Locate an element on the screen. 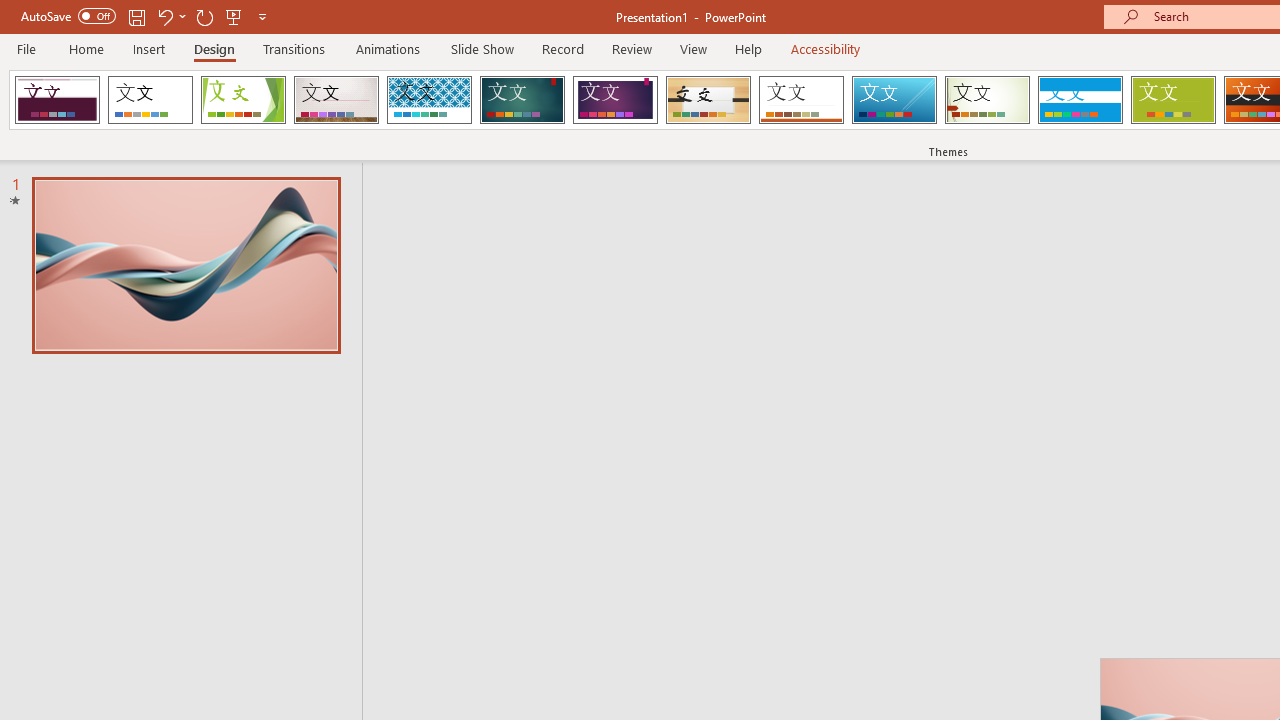 The image size is (1280, 720). 'Slice' is located at coordinates (893, 100).